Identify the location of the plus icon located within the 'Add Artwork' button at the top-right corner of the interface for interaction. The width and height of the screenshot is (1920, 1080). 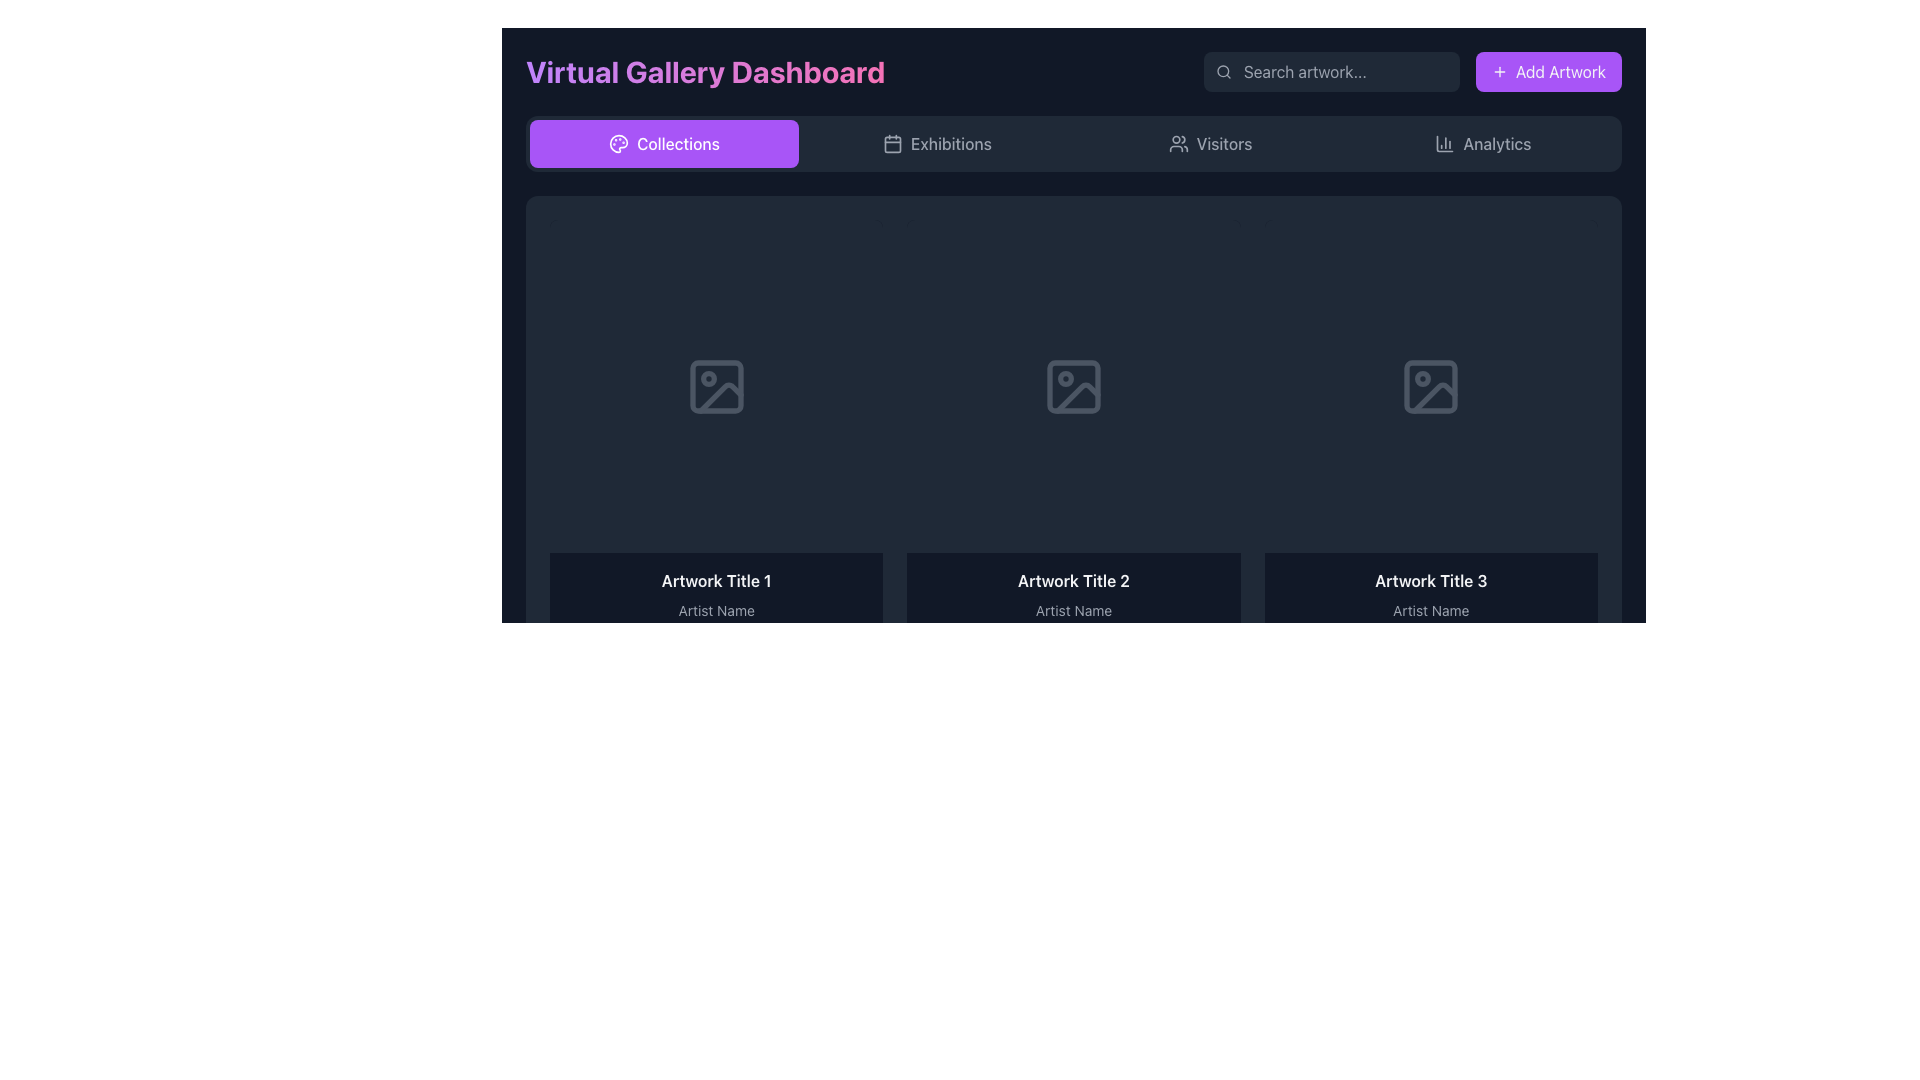
(1499, 71).